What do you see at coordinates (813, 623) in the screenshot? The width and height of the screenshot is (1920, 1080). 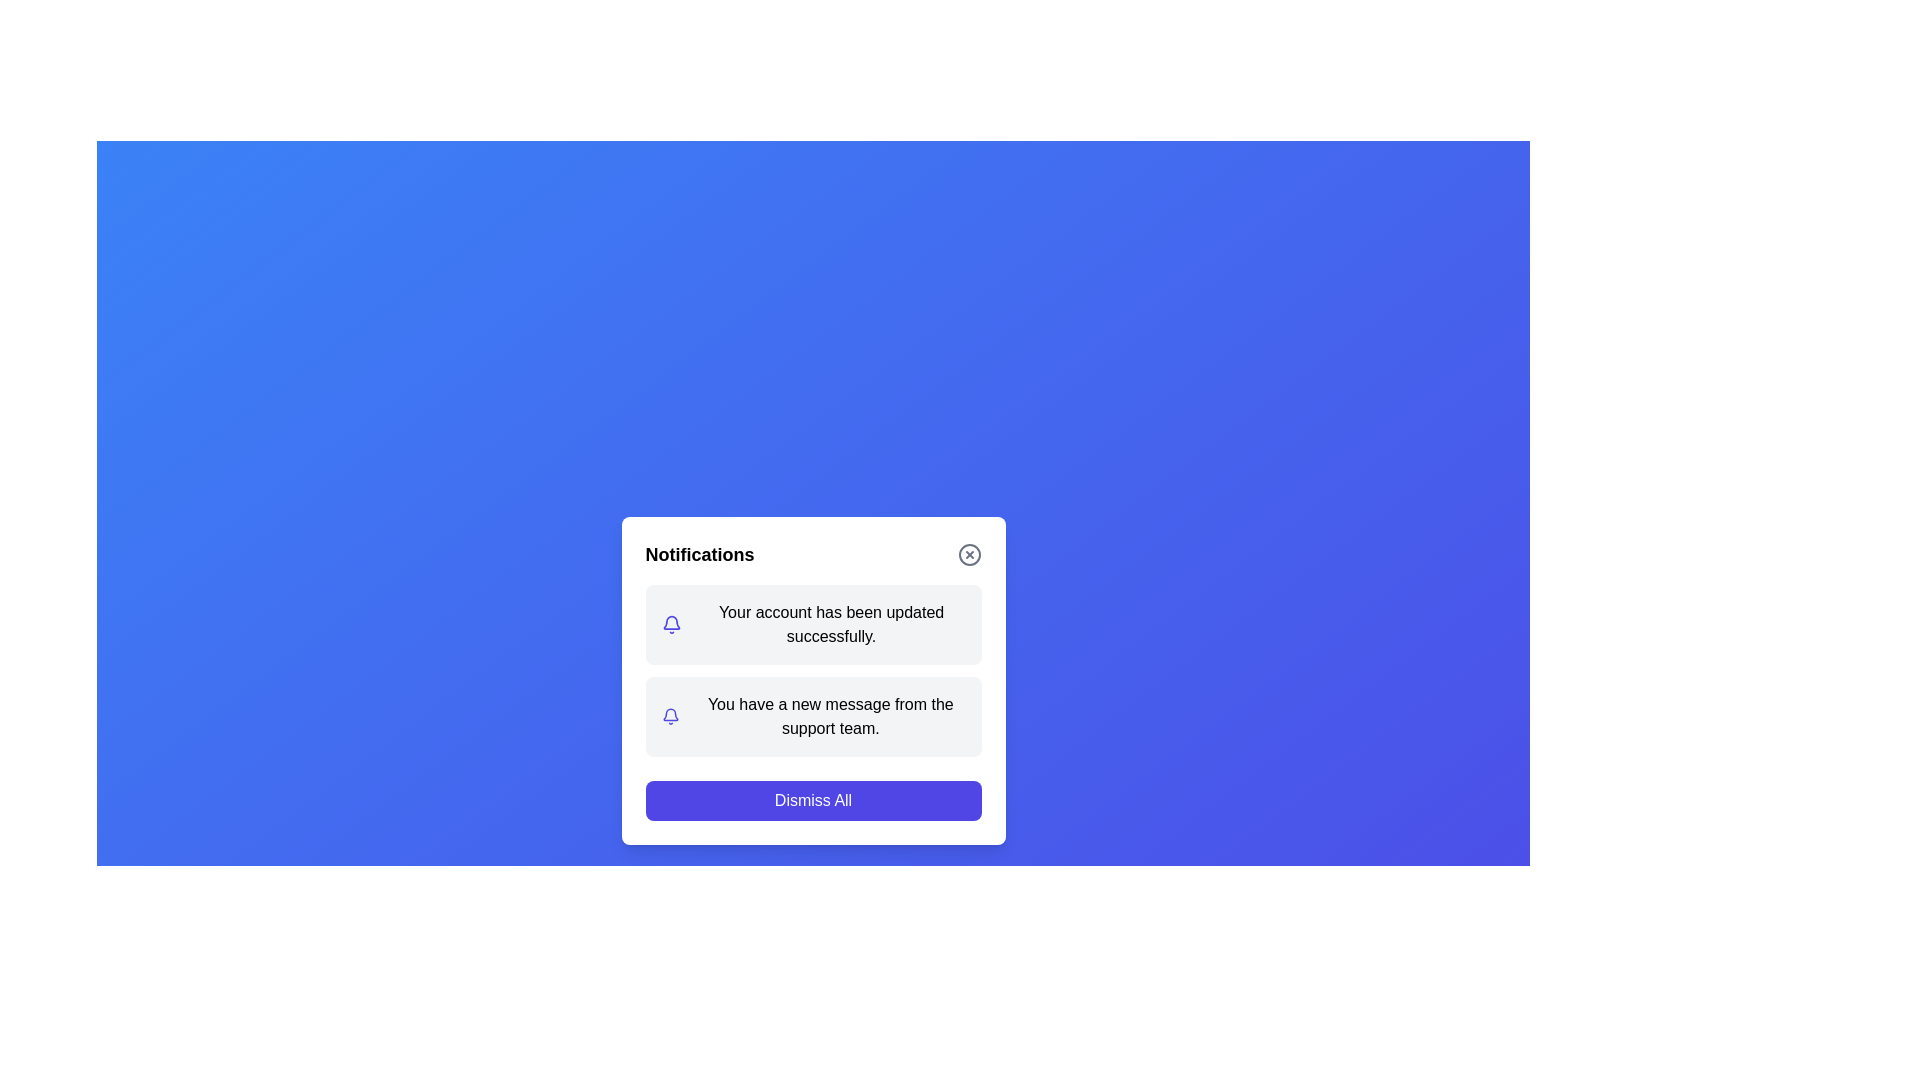 I see `the update by clicking on the first notification item in the notification panel that confirms a successful update to the user's account` at bounding box center [813, 623].